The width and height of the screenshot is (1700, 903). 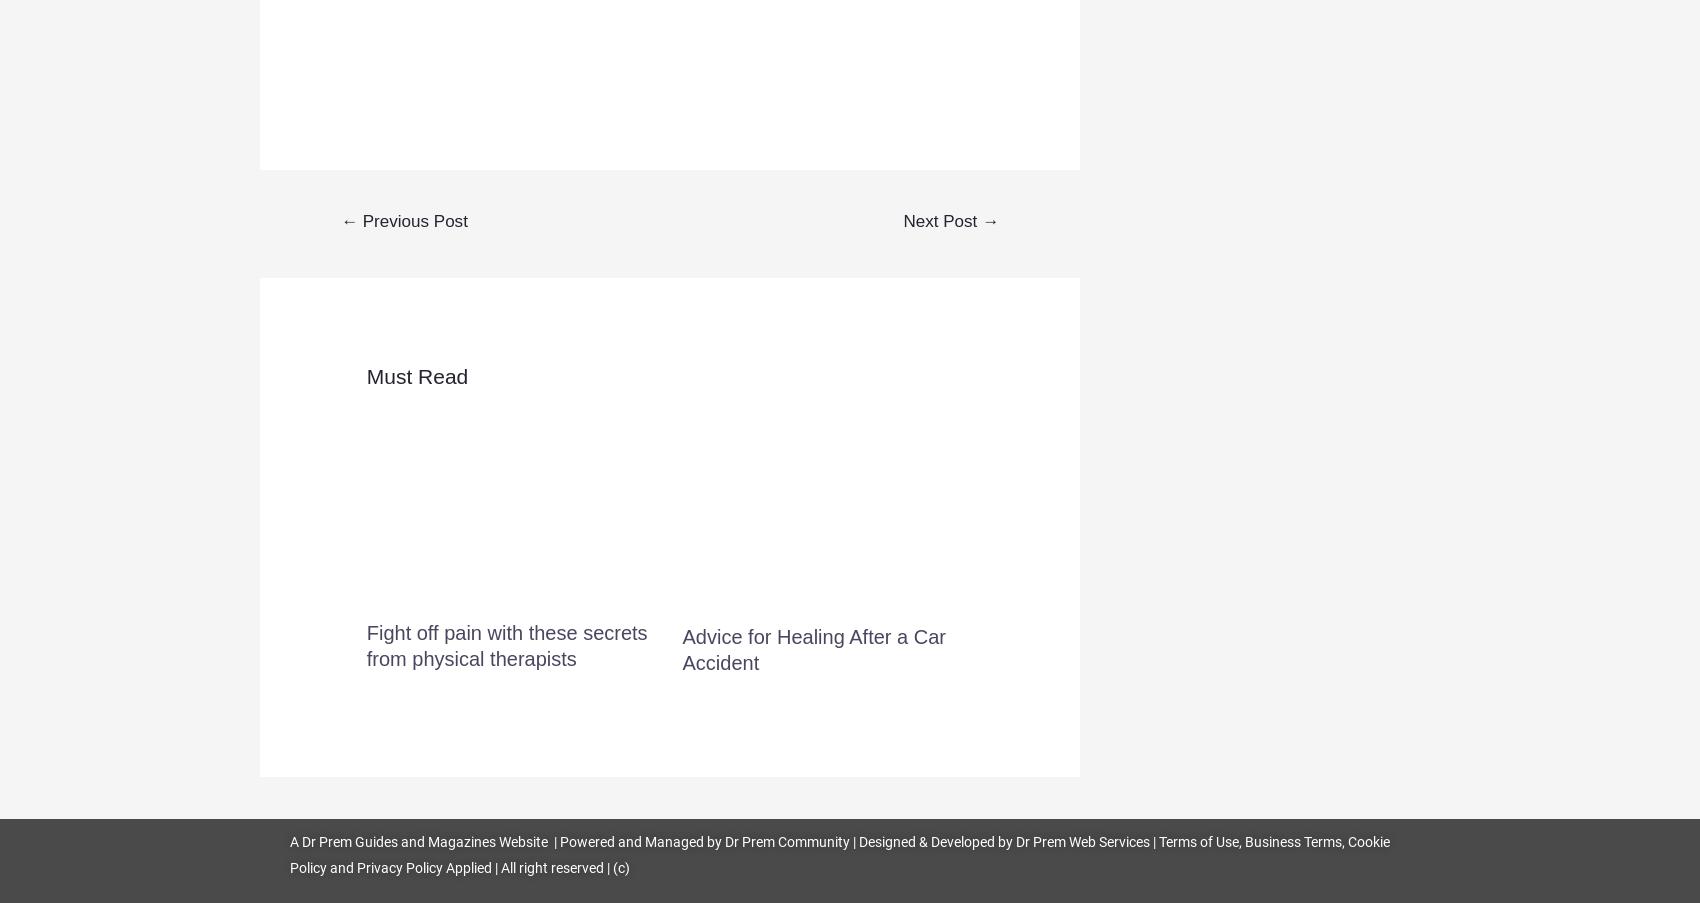 What do you see at coordinates (328, 867) in the screenshot?
I see `'and'` at bounding box center [328, 867].